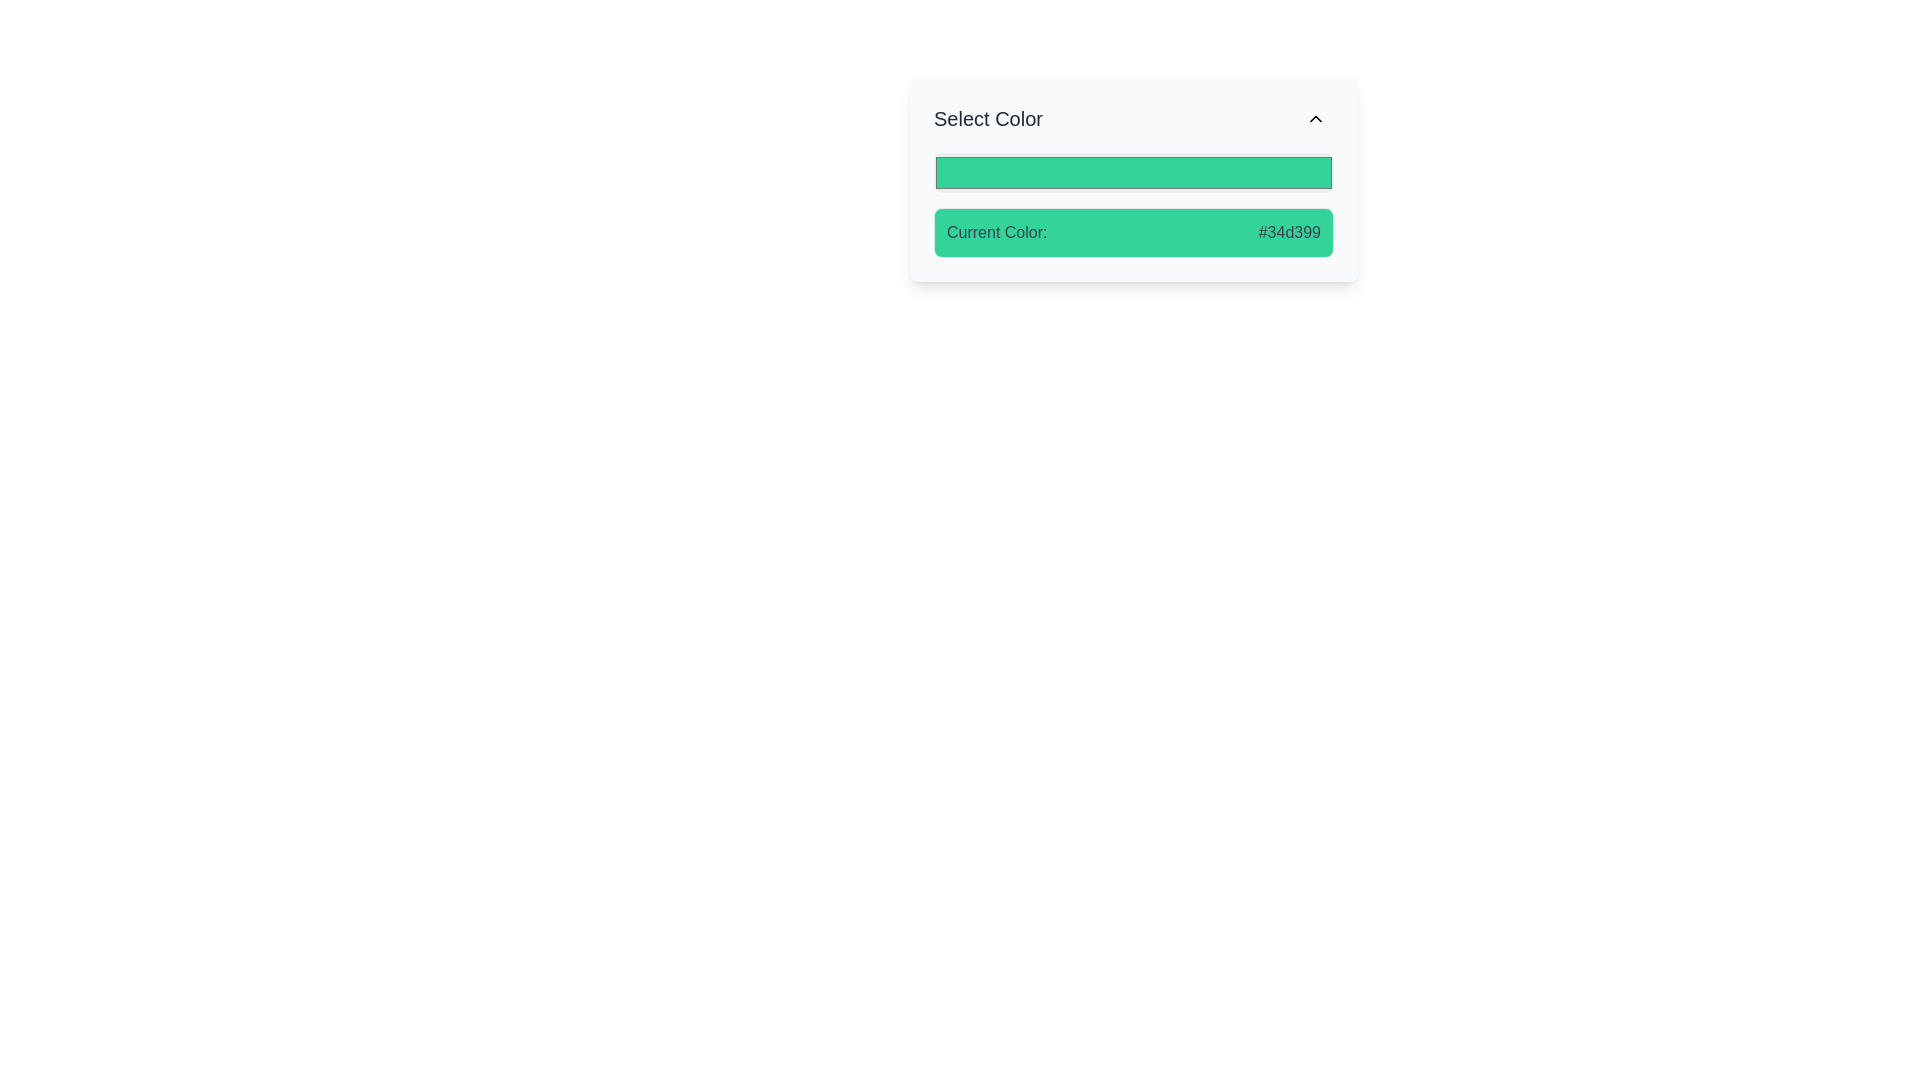 Image resolution: width=1920 pixels, height=1080 pixels. Describe the element at coordinates (1133, 178) in the screenshot. I see `the Color input field that indicates the currently selected color, located below the title 'Select Color' and above the 'Current Color' section` at that location.